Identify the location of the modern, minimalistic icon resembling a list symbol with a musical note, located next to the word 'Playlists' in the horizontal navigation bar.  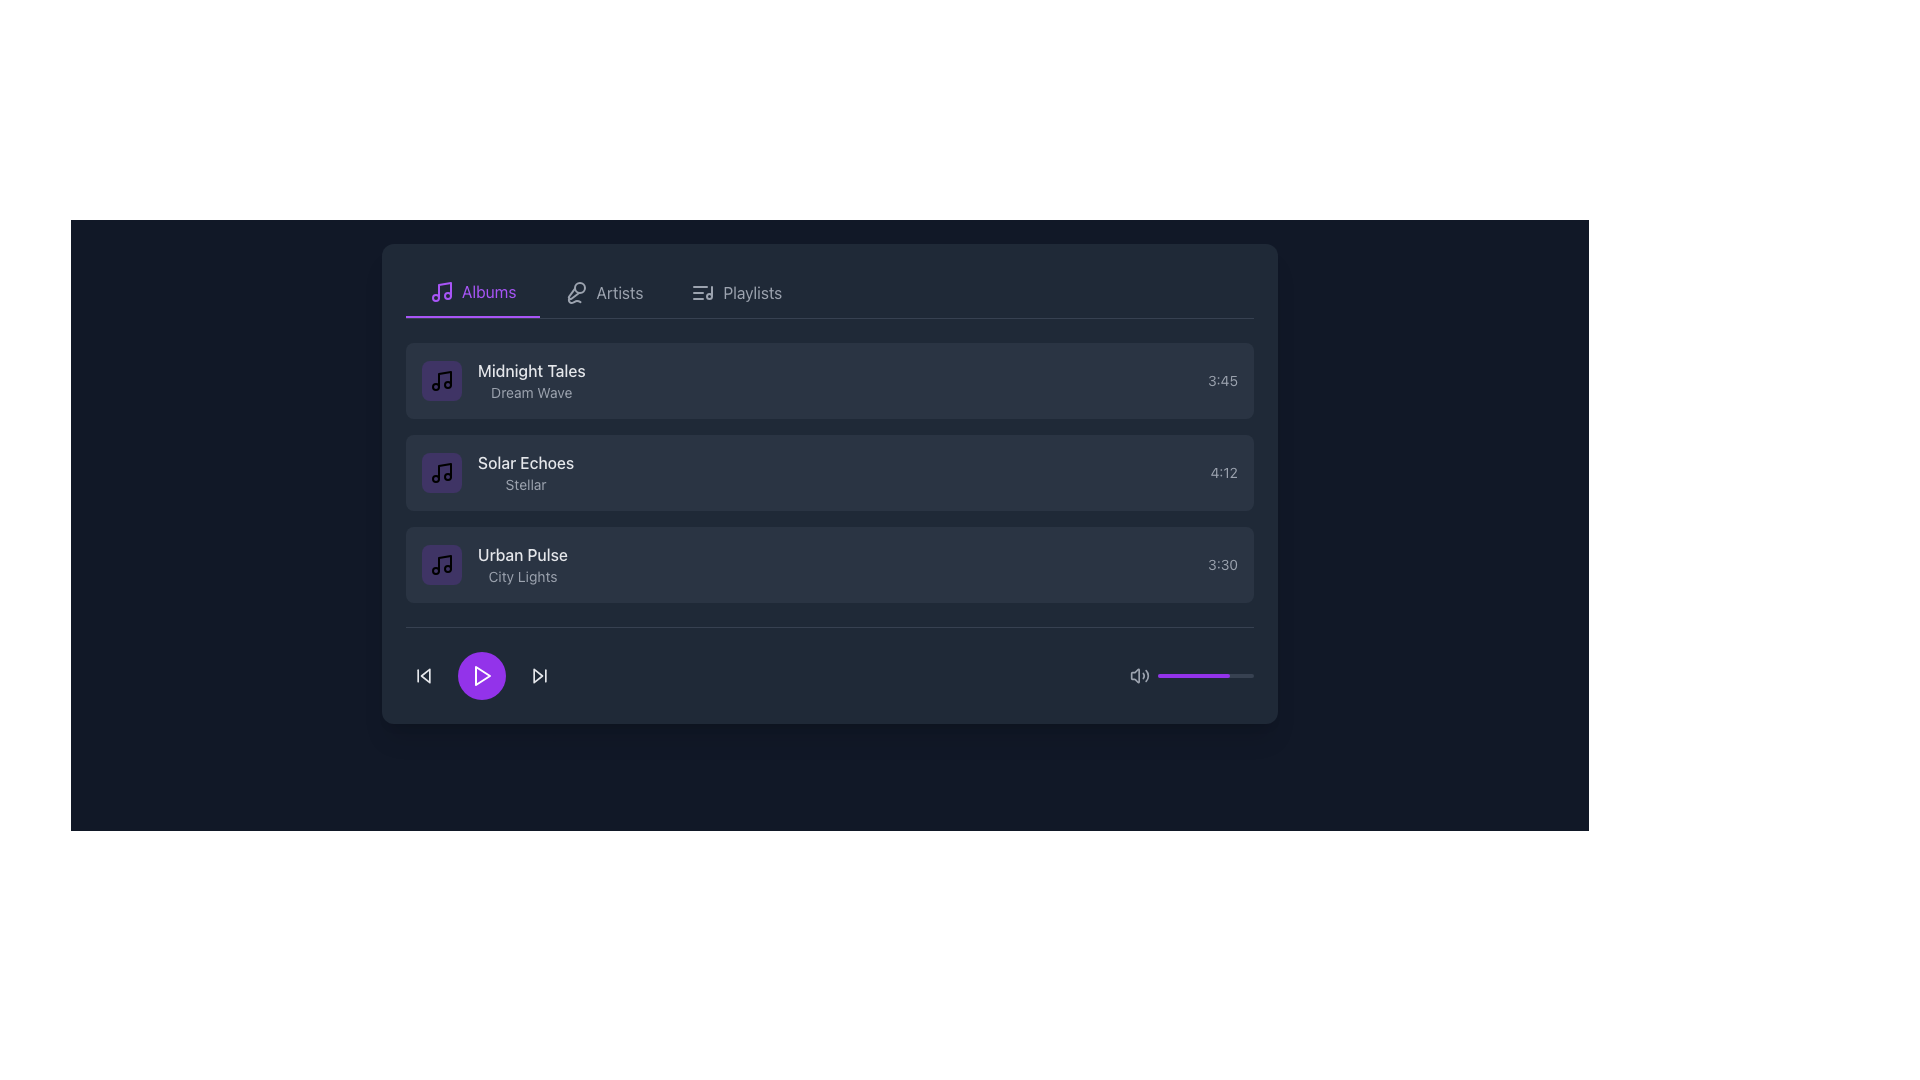
(703, 293).